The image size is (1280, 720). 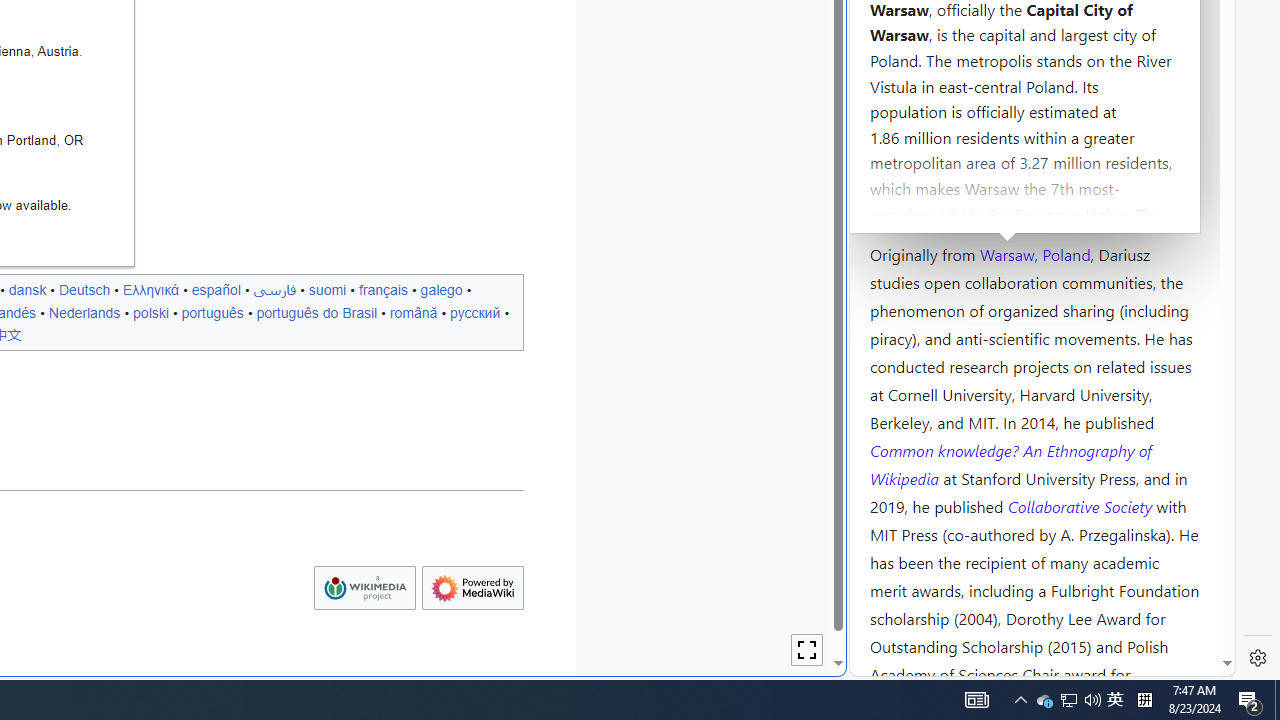 I want to click on 'Nederlands', so click(x=84, y=312).